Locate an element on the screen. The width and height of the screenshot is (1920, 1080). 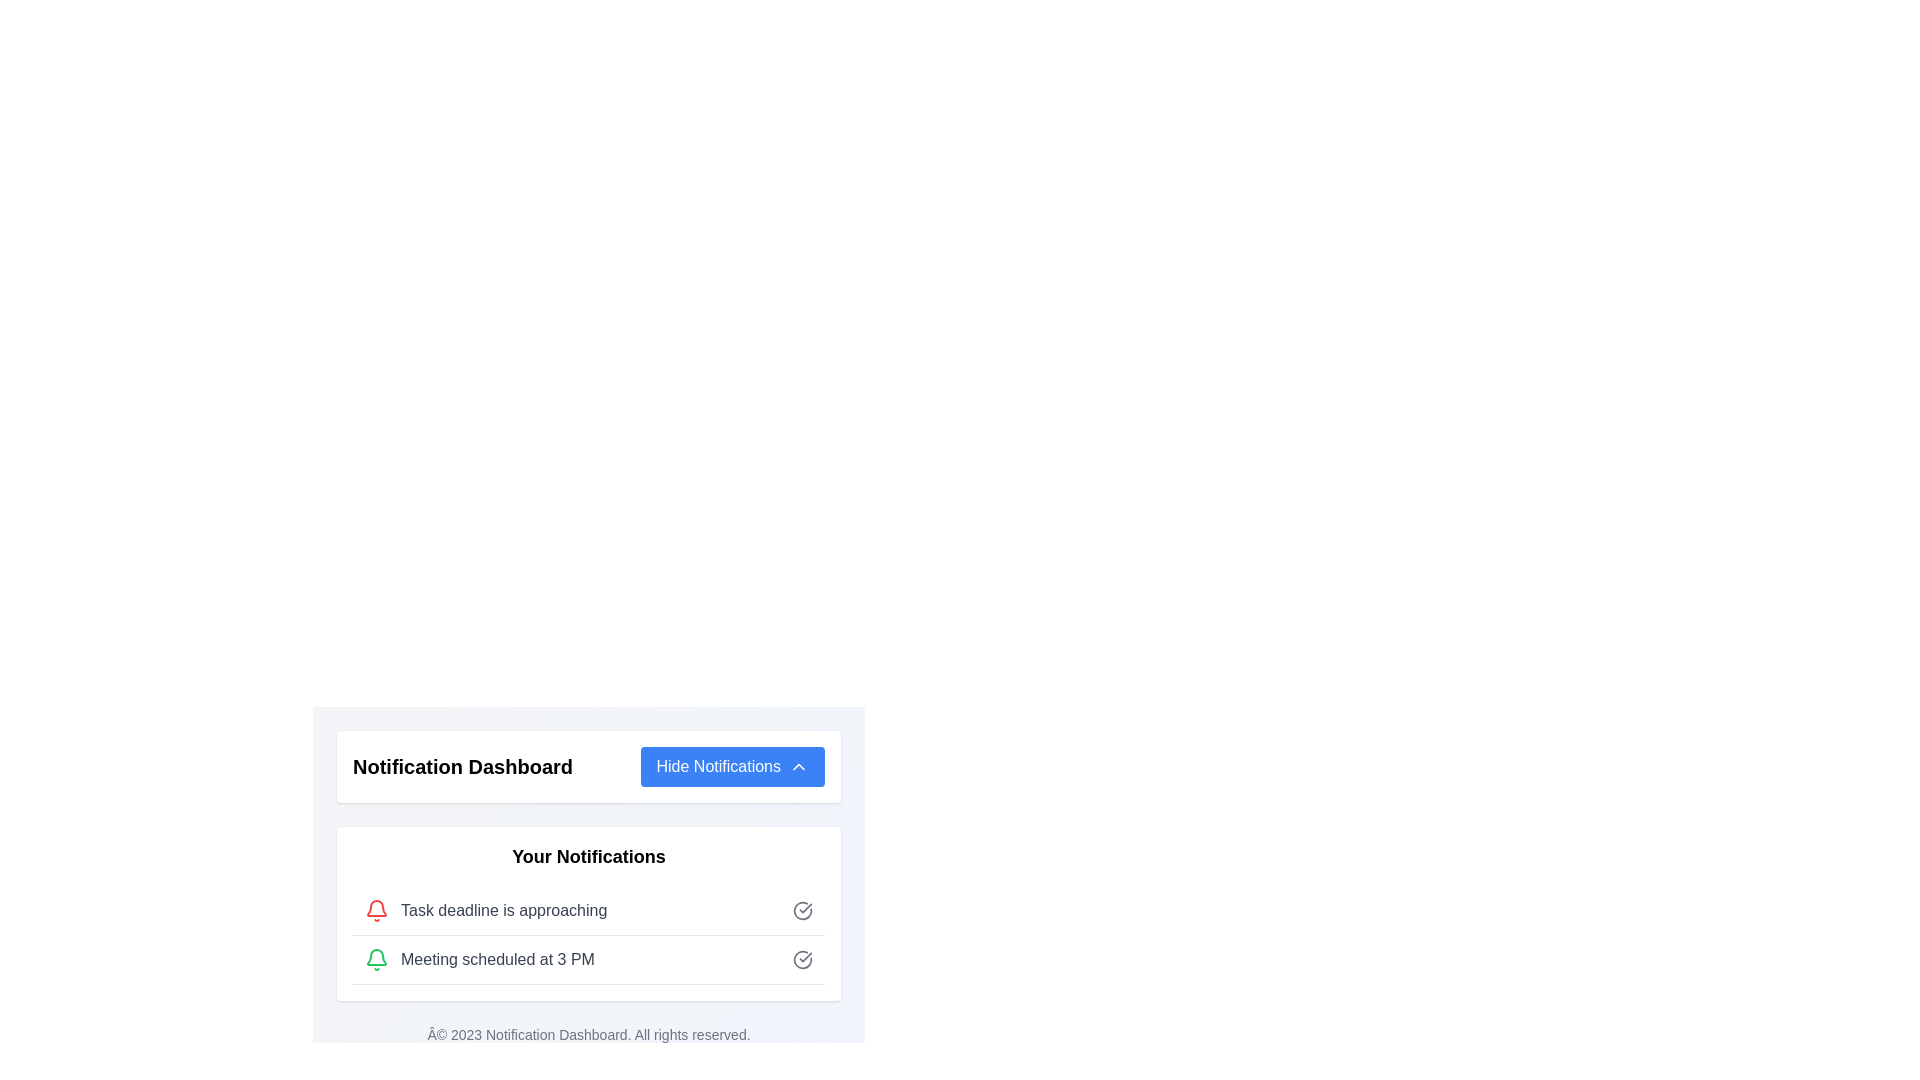
the first notification item in the notification list that informs the user about an approaching task deadline, located below the 'Your Notifications' header is located at coordinates (588, 910).